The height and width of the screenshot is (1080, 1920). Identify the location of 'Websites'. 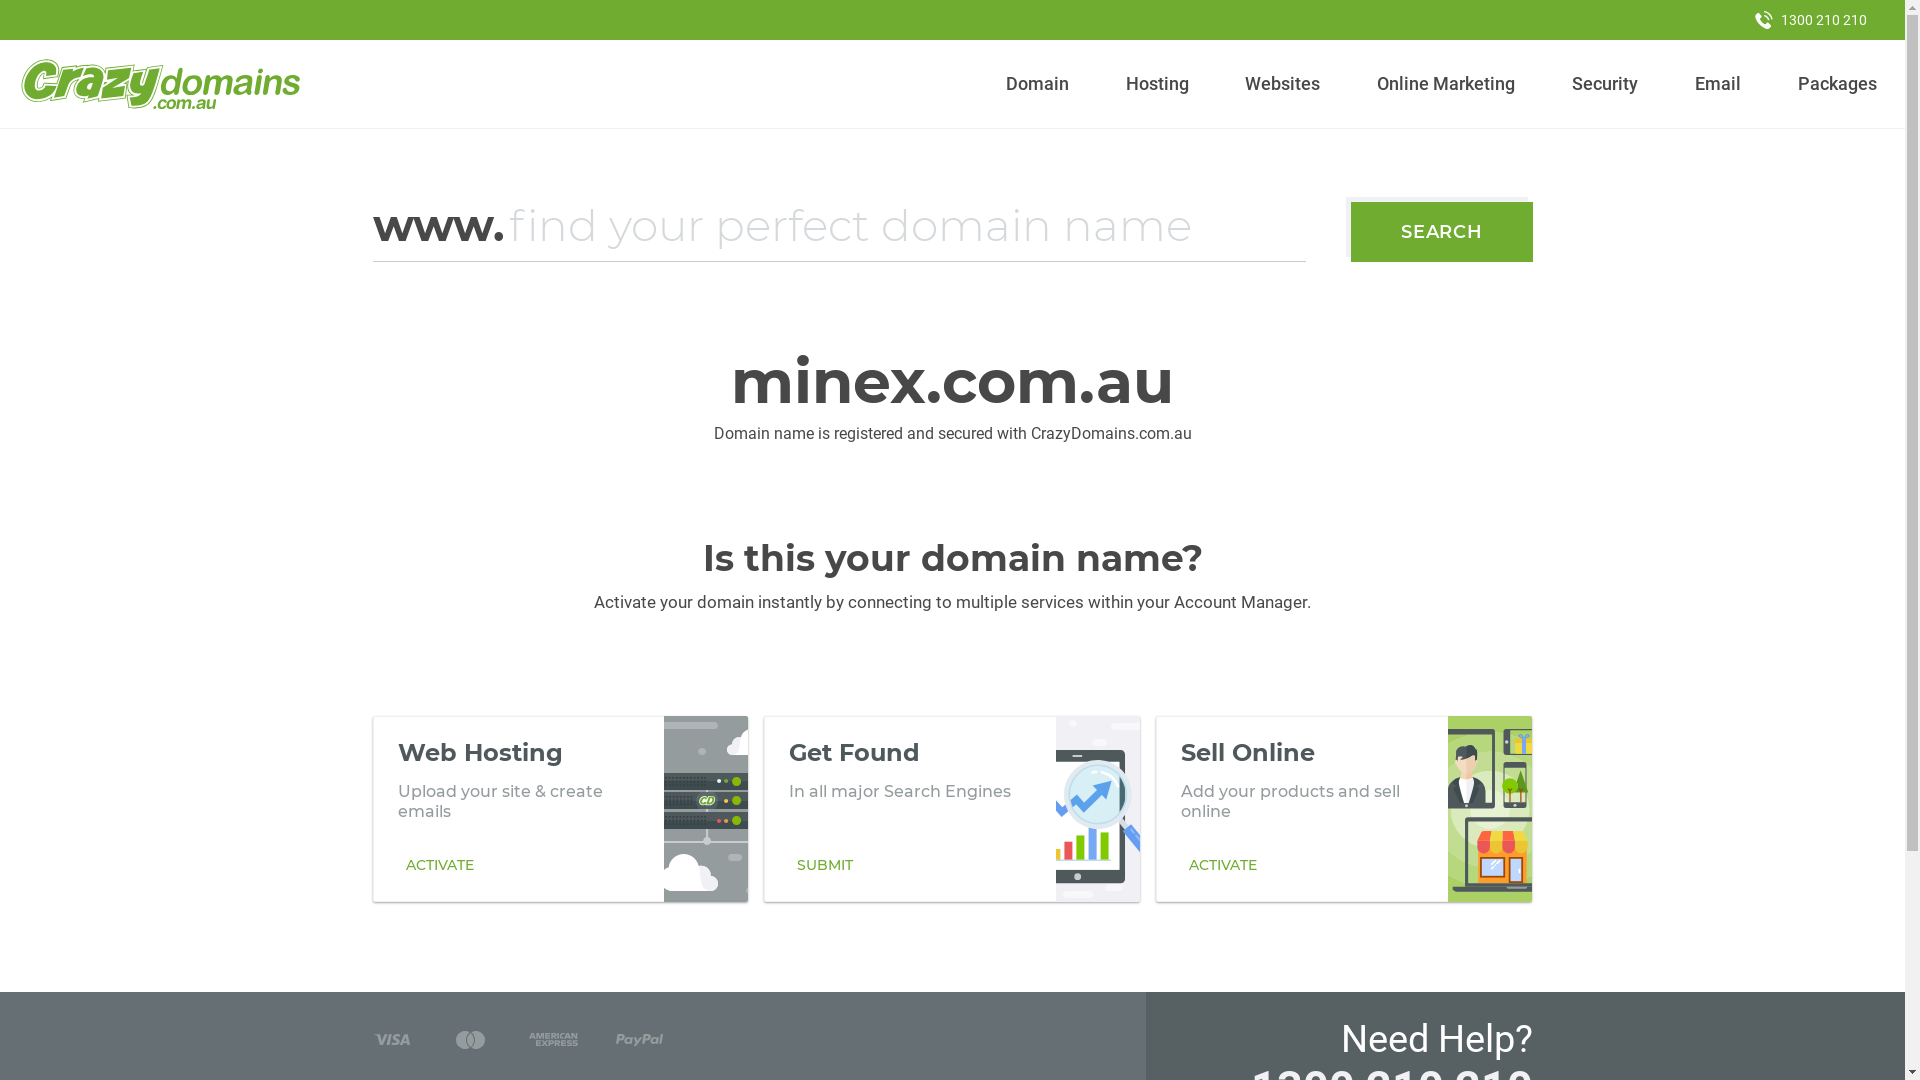
(1282, 83).